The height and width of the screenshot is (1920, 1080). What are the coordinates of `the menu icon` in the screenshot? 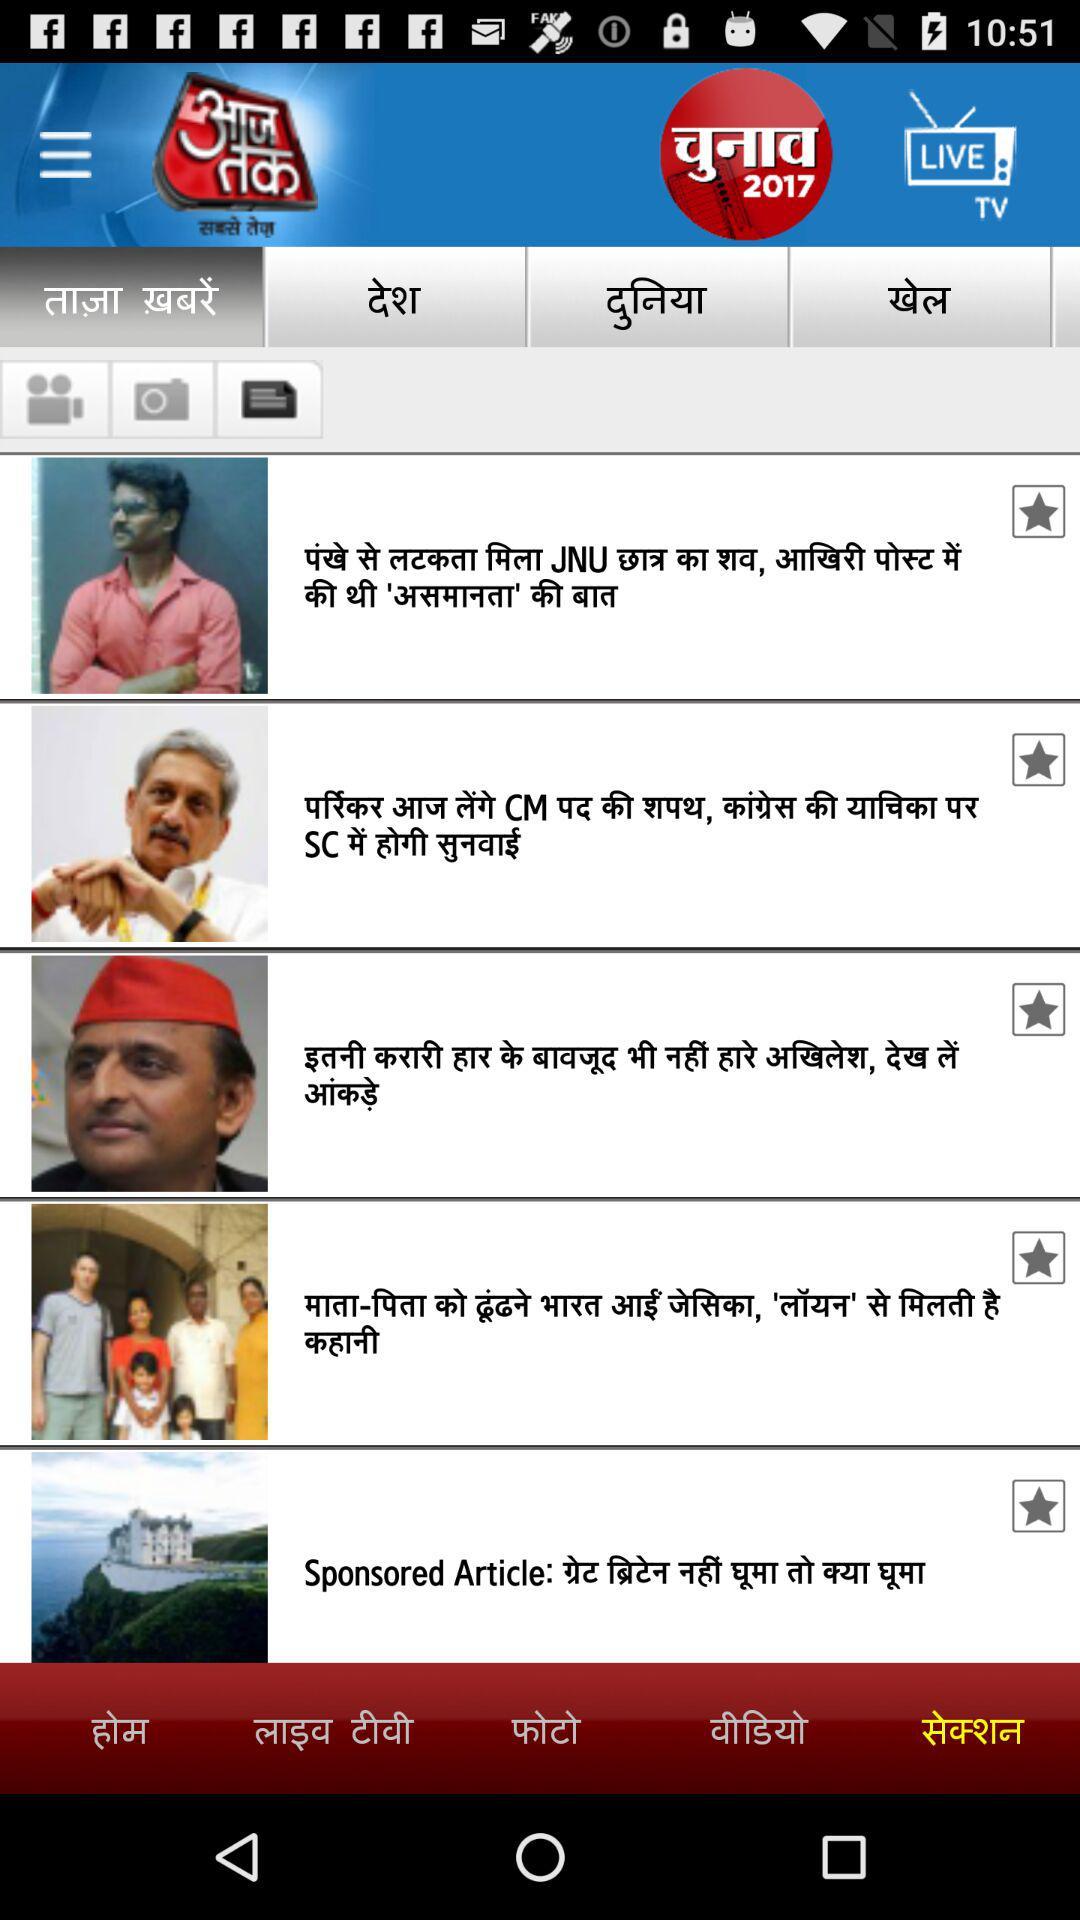 It's located at (64, 165).